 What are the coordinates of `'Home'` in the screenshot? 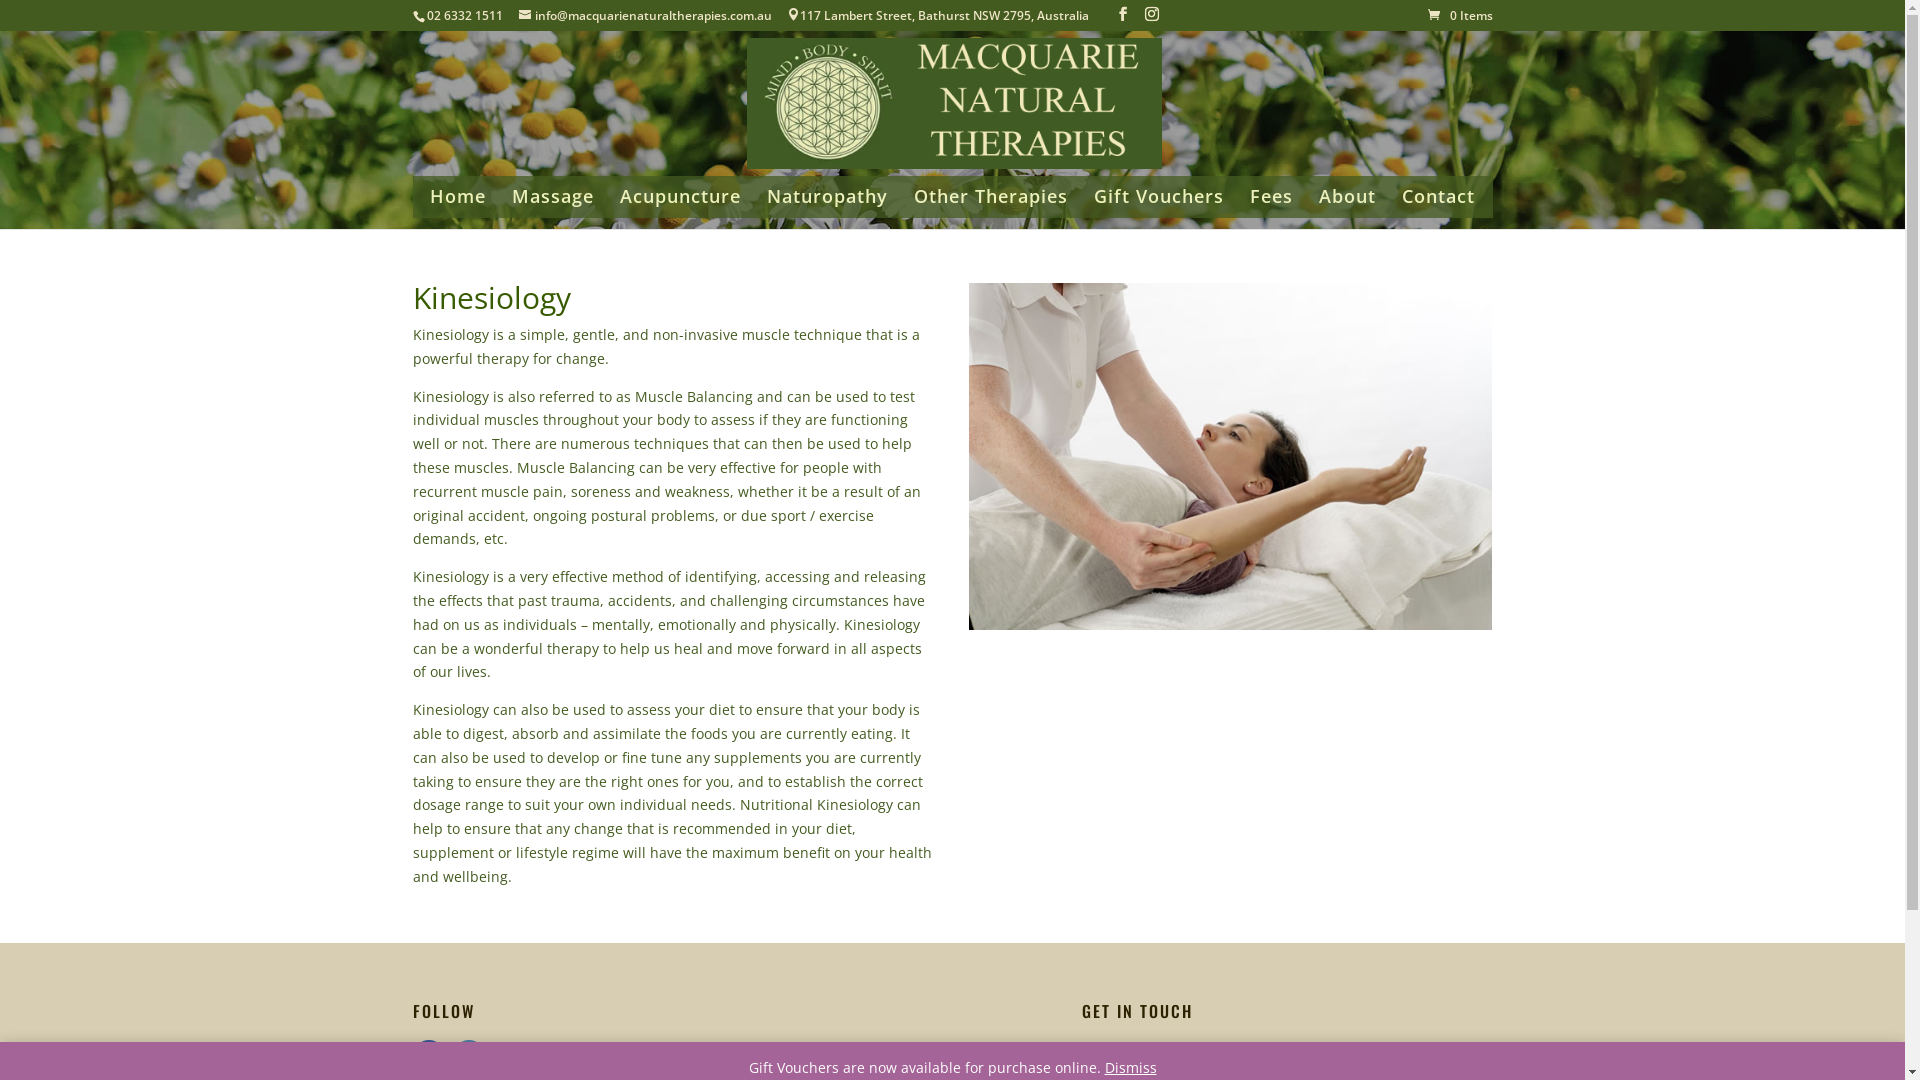 It's located at (456, 203).